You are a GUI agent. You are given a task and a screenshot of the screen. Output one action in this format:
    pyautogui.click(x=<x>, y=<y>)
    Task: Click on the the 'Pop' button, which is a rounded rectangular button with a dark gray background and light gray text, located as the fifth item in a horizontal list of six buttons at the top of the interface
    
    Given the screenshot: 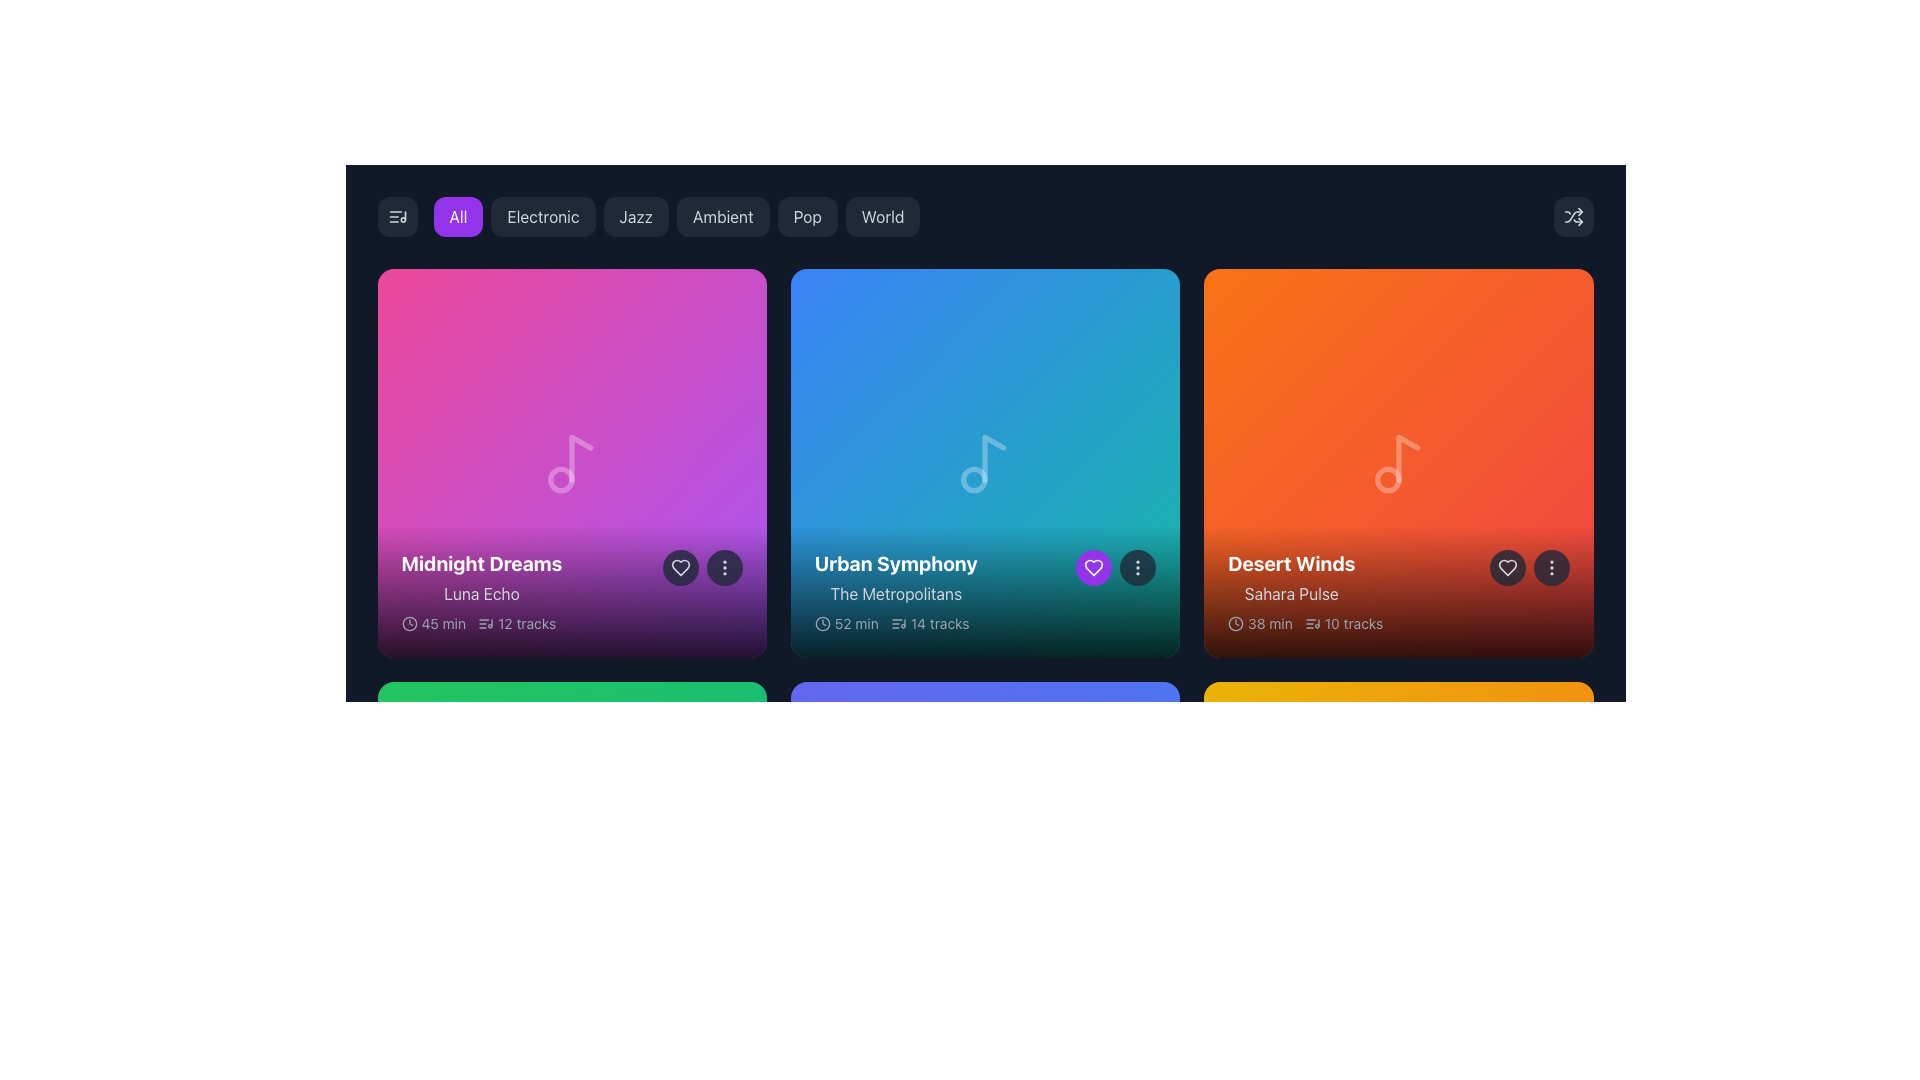 What is the action you would take?
    pyautogui.click(x=807, y=216)
    